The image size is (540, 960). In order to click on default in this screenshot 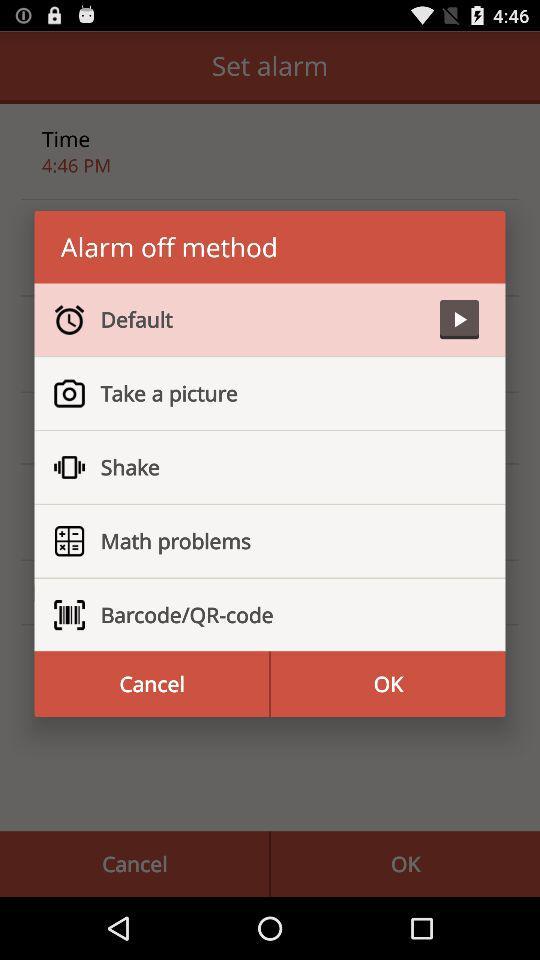, I will do `click(262, 319)`.